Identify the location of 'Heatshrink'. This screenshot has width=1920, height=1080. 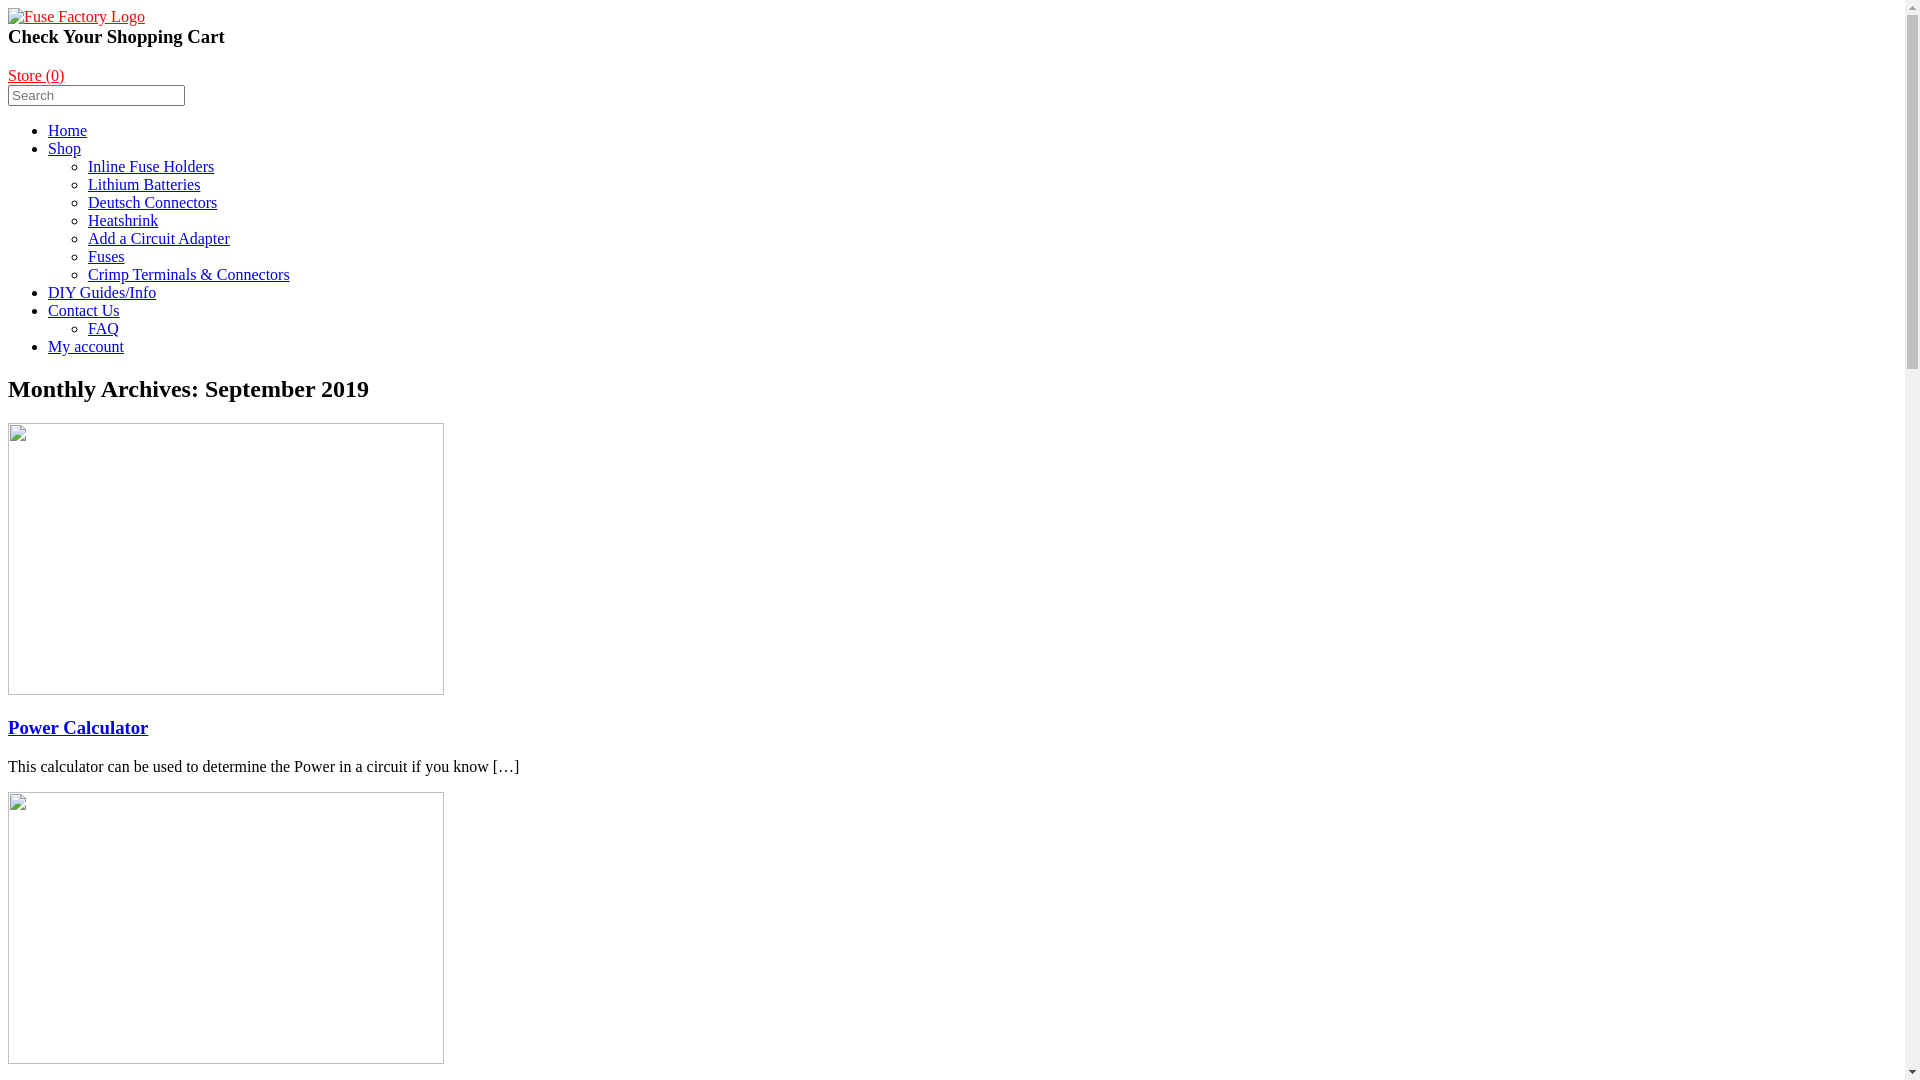
(86, 220).